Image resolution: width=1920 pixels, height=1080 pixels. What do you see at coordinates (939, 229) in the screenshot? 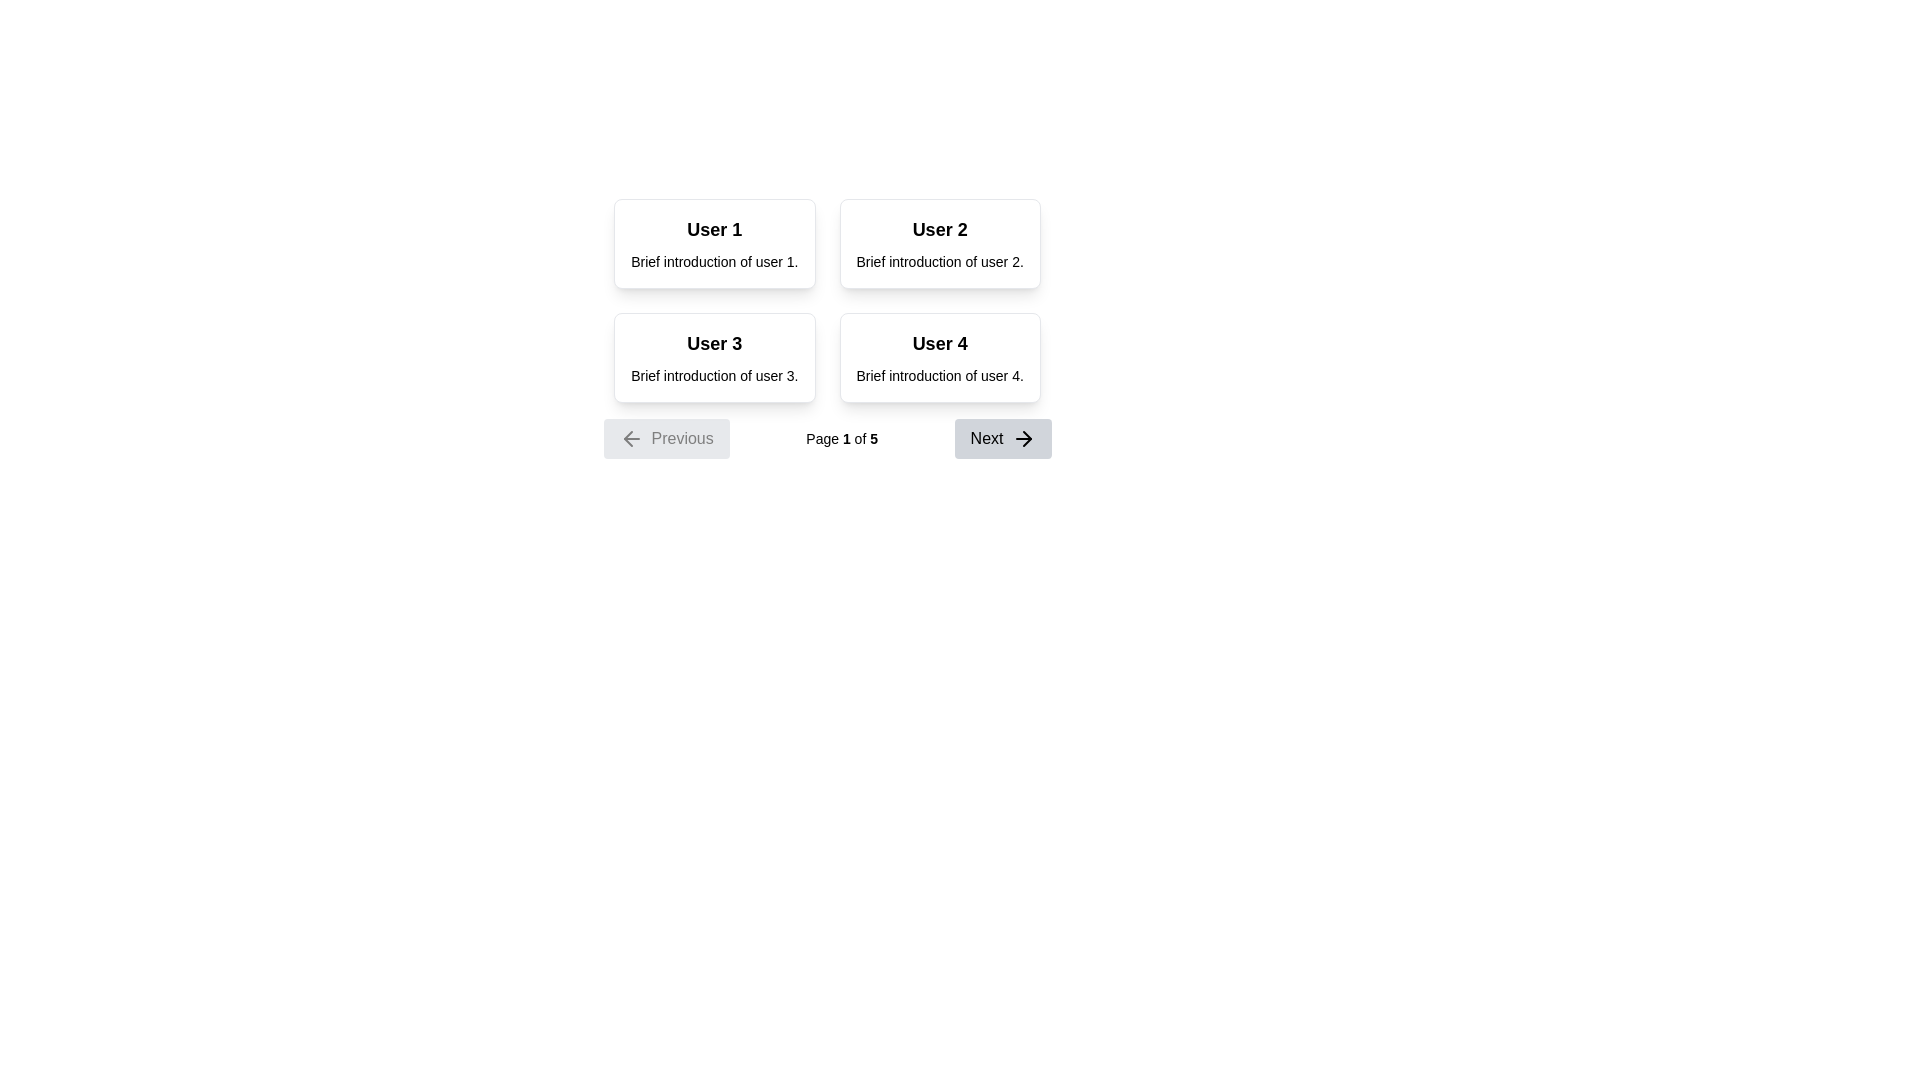
I see `bold text 'User 2' which is the primary heading of the second card in the grid, located at the top row, second column` at bounding box center [939, 229].